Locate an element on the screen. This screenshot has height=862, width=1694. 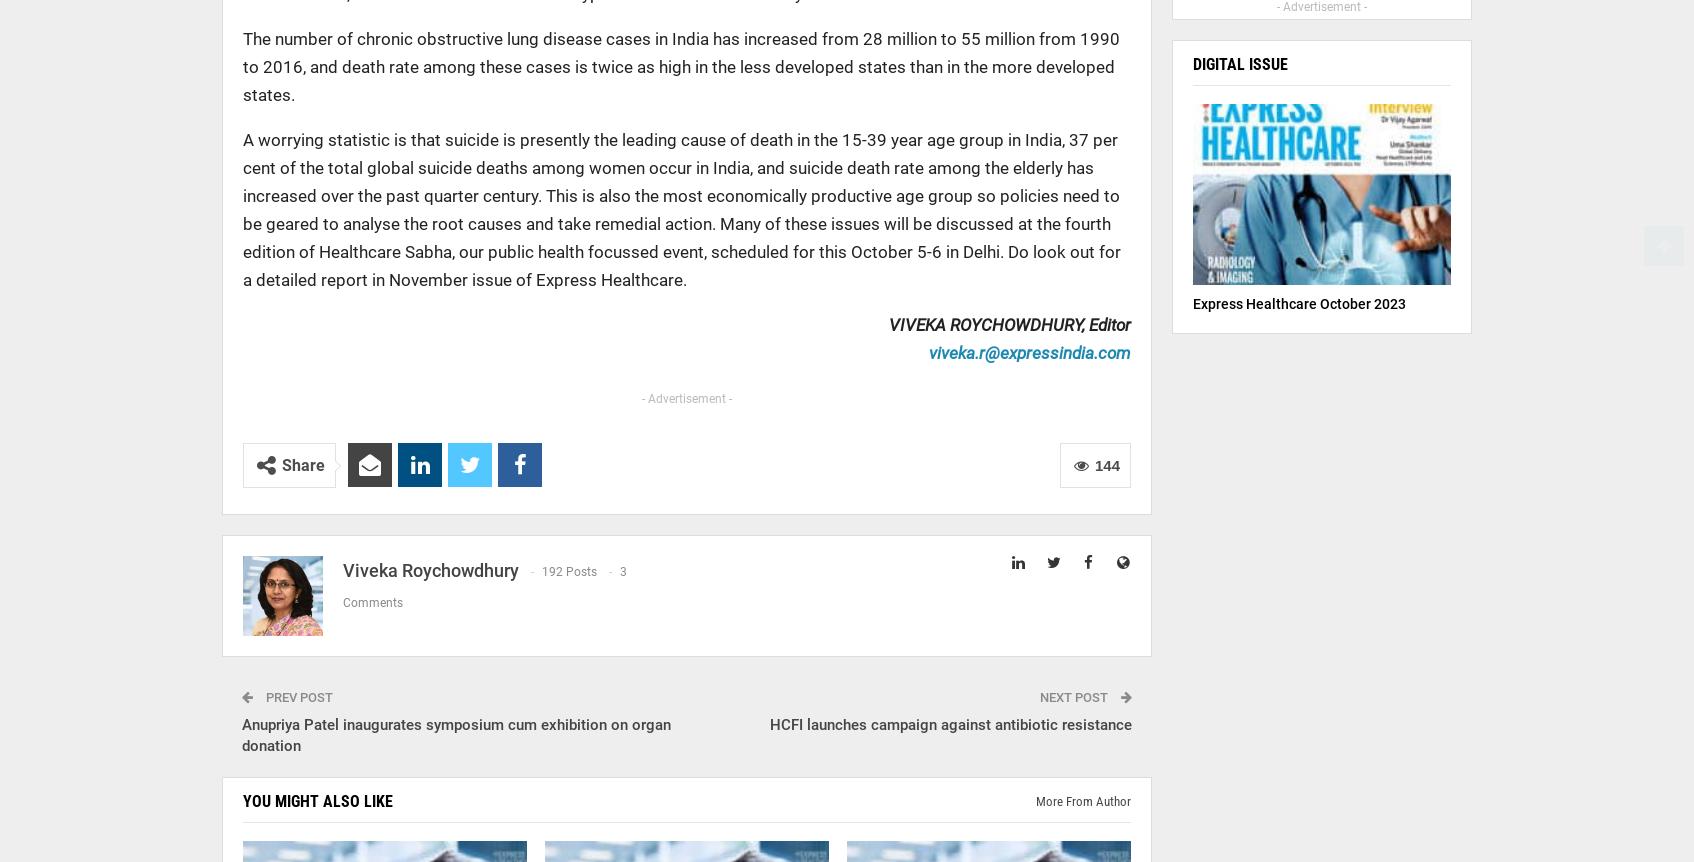
'The number of chronic obstructive lung disease cases in India has increased from 28 million to 55 million from 1990 to 2016, and death rate among these cases is twice as high in the less developed states than in the more developed states.' is located at coordinates (681, 66).